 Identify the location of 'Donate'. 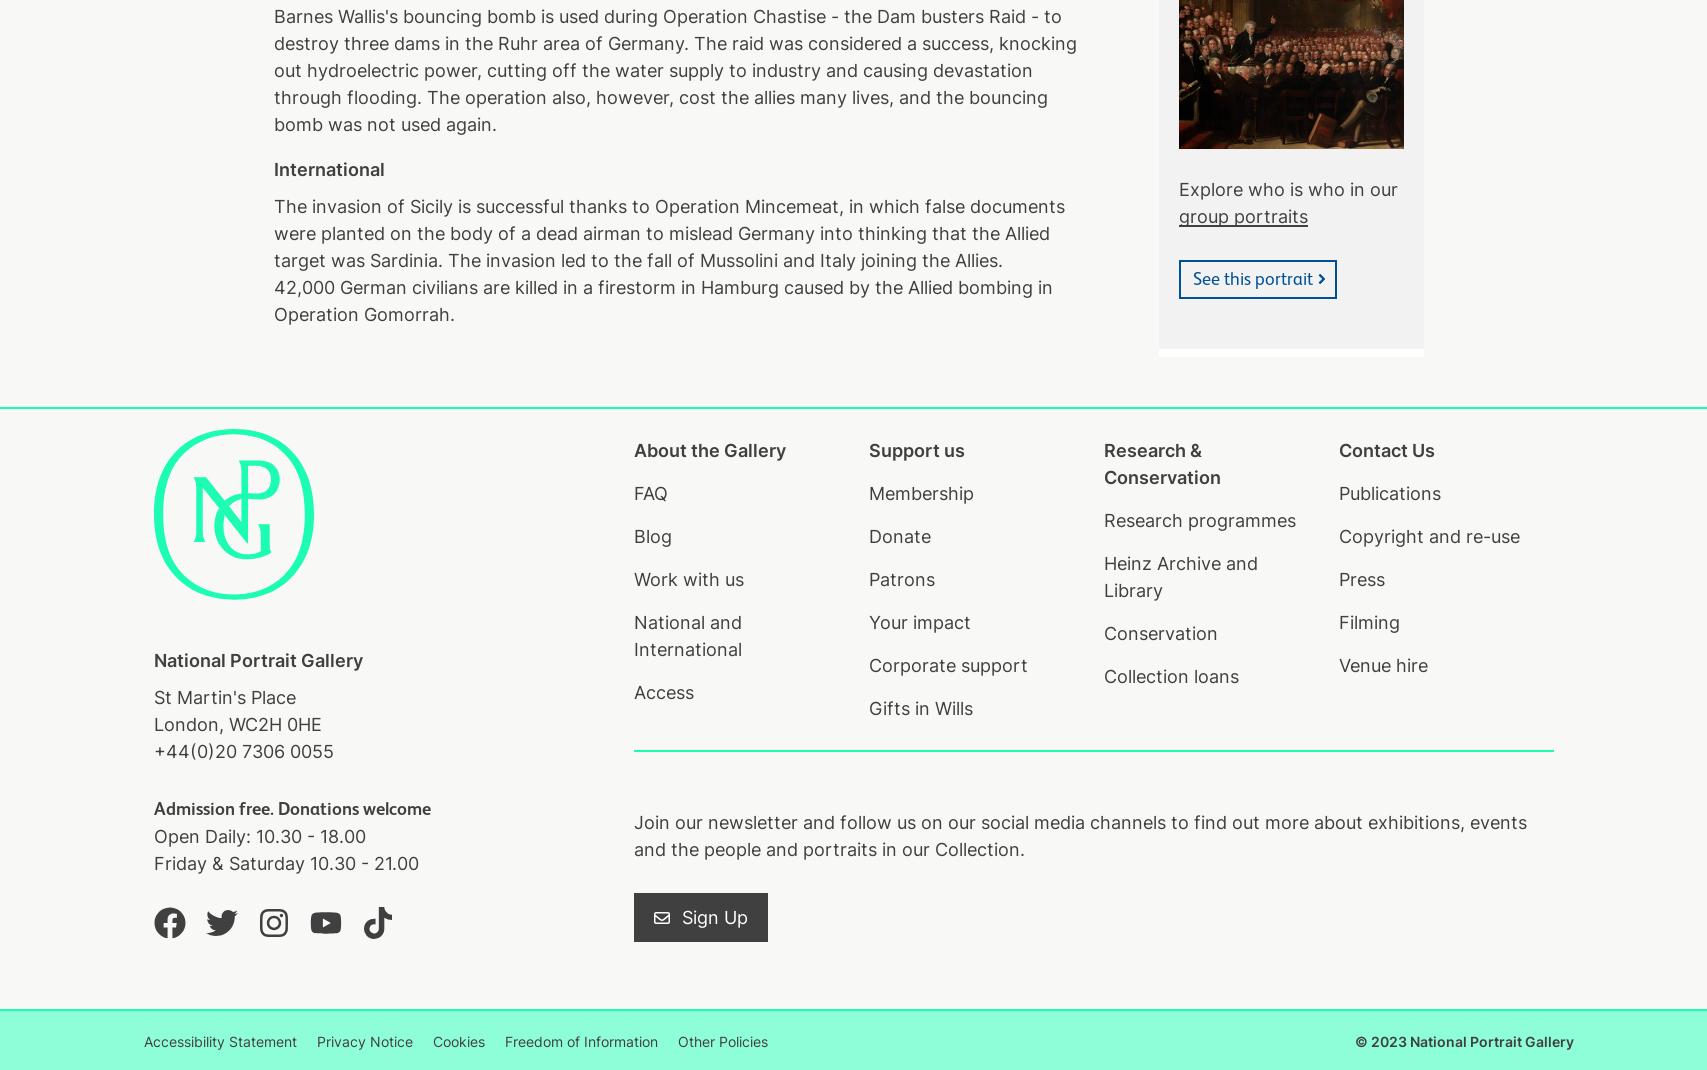
(898, 535).